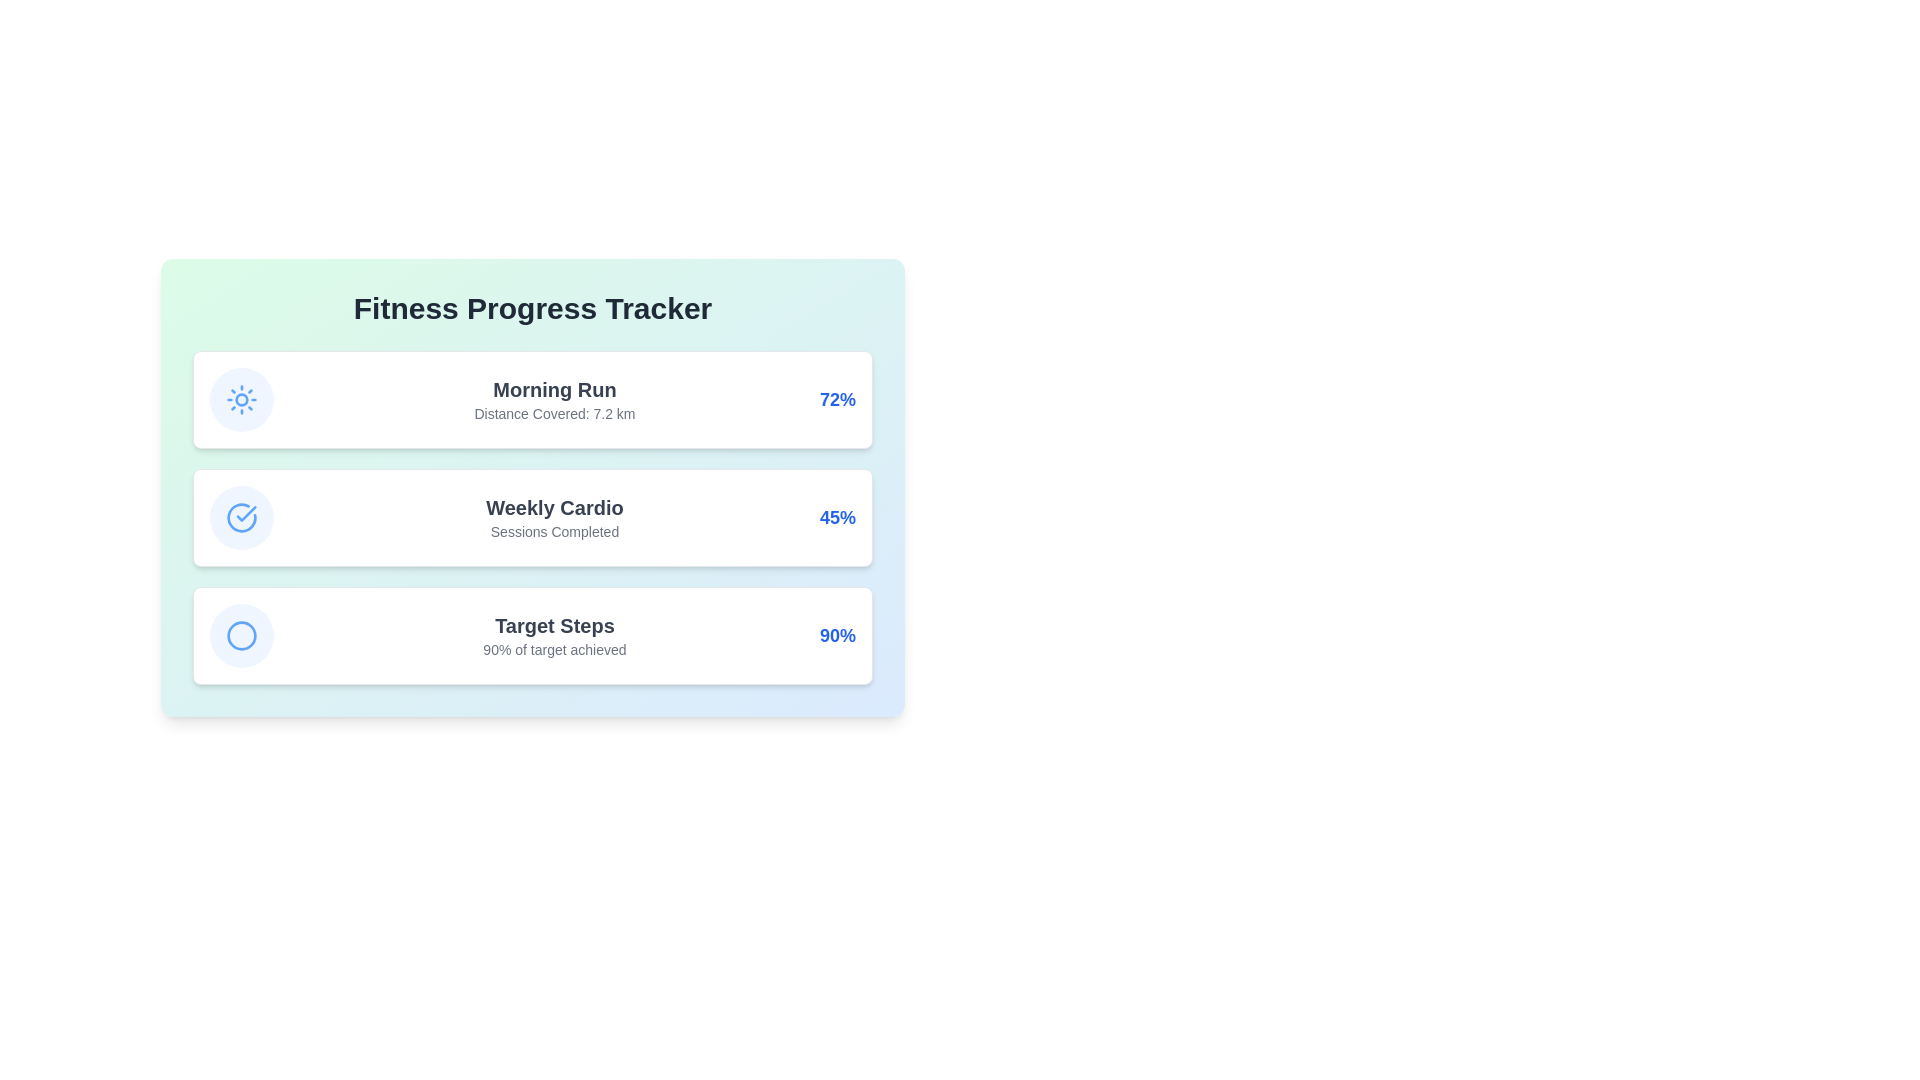 The image size is (1920, 1080). I want to click on the text block that summarizes progress related to step targets, located in the middle of the right-hand side of the body, third in the vertical stack of similar elements, so click(555, 636).